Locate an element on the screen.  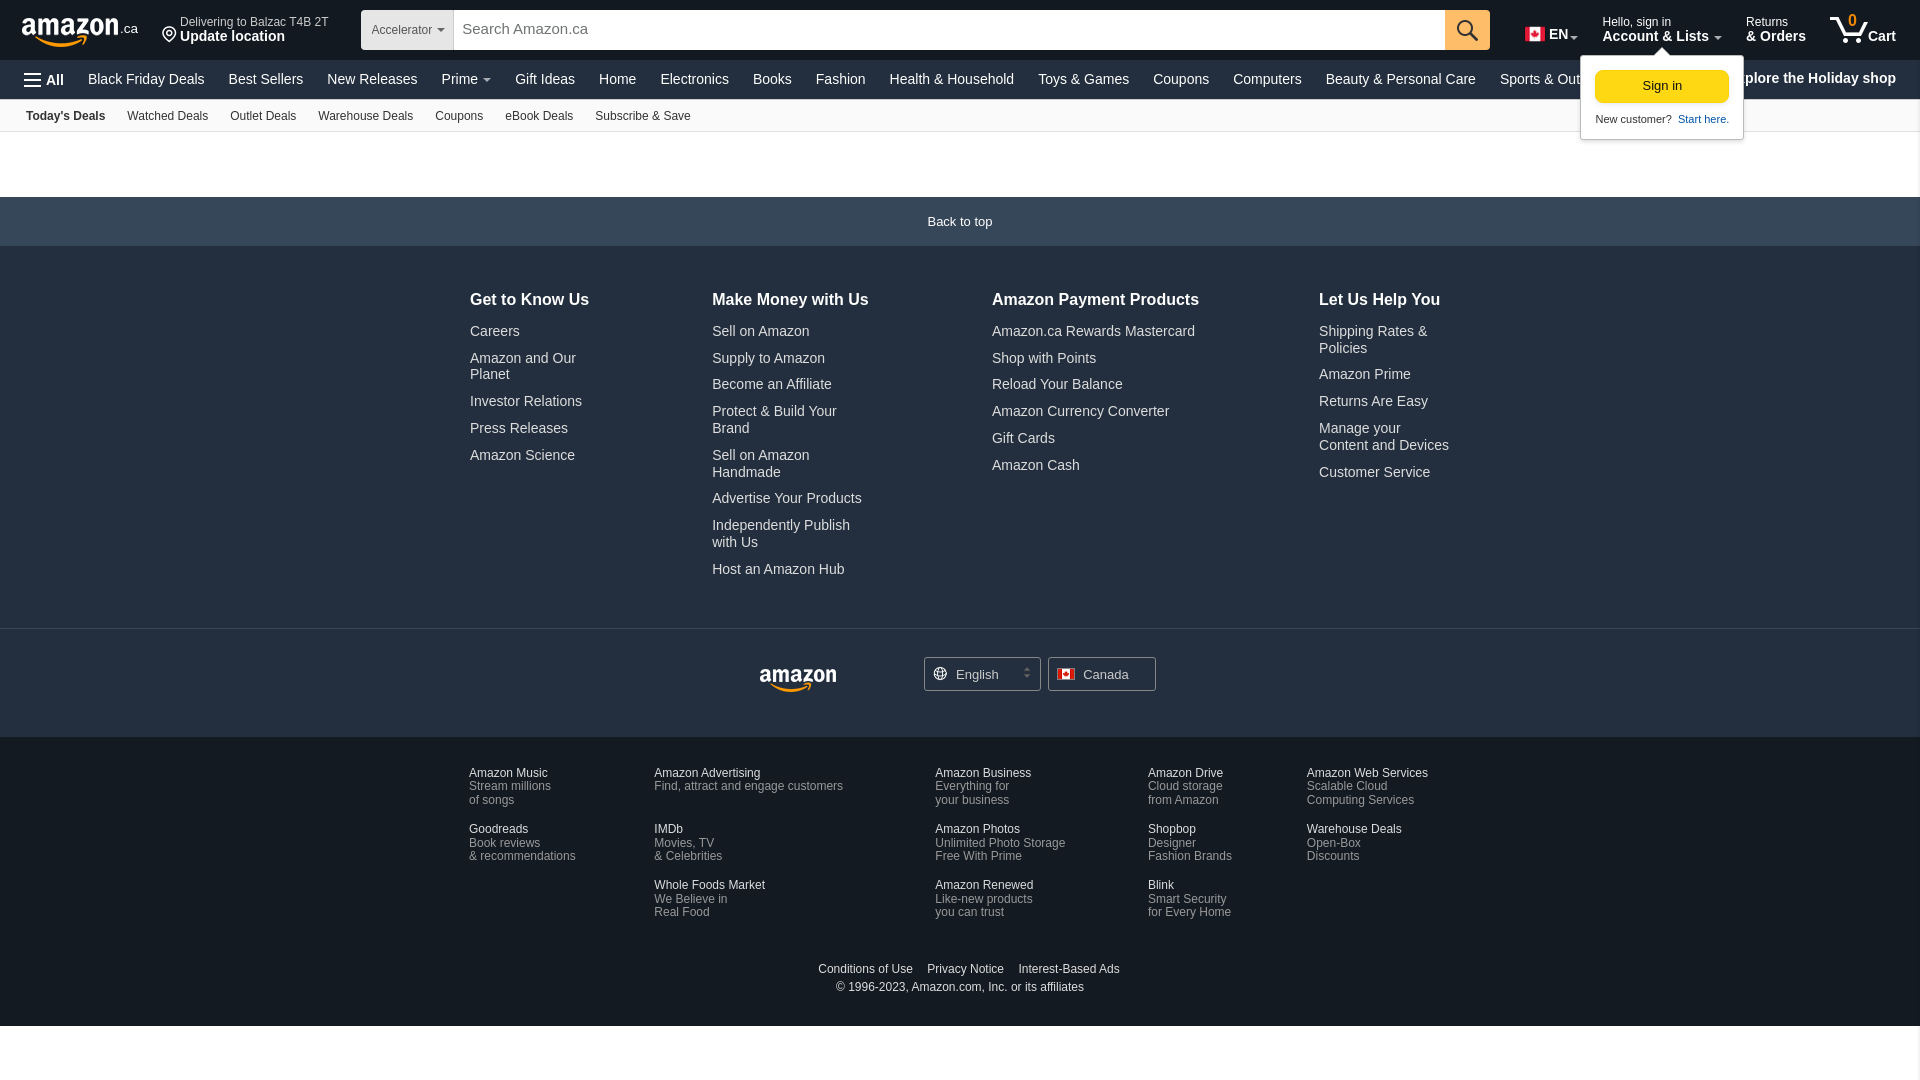
'eBook Deals' is located at coordinates (494, 115).